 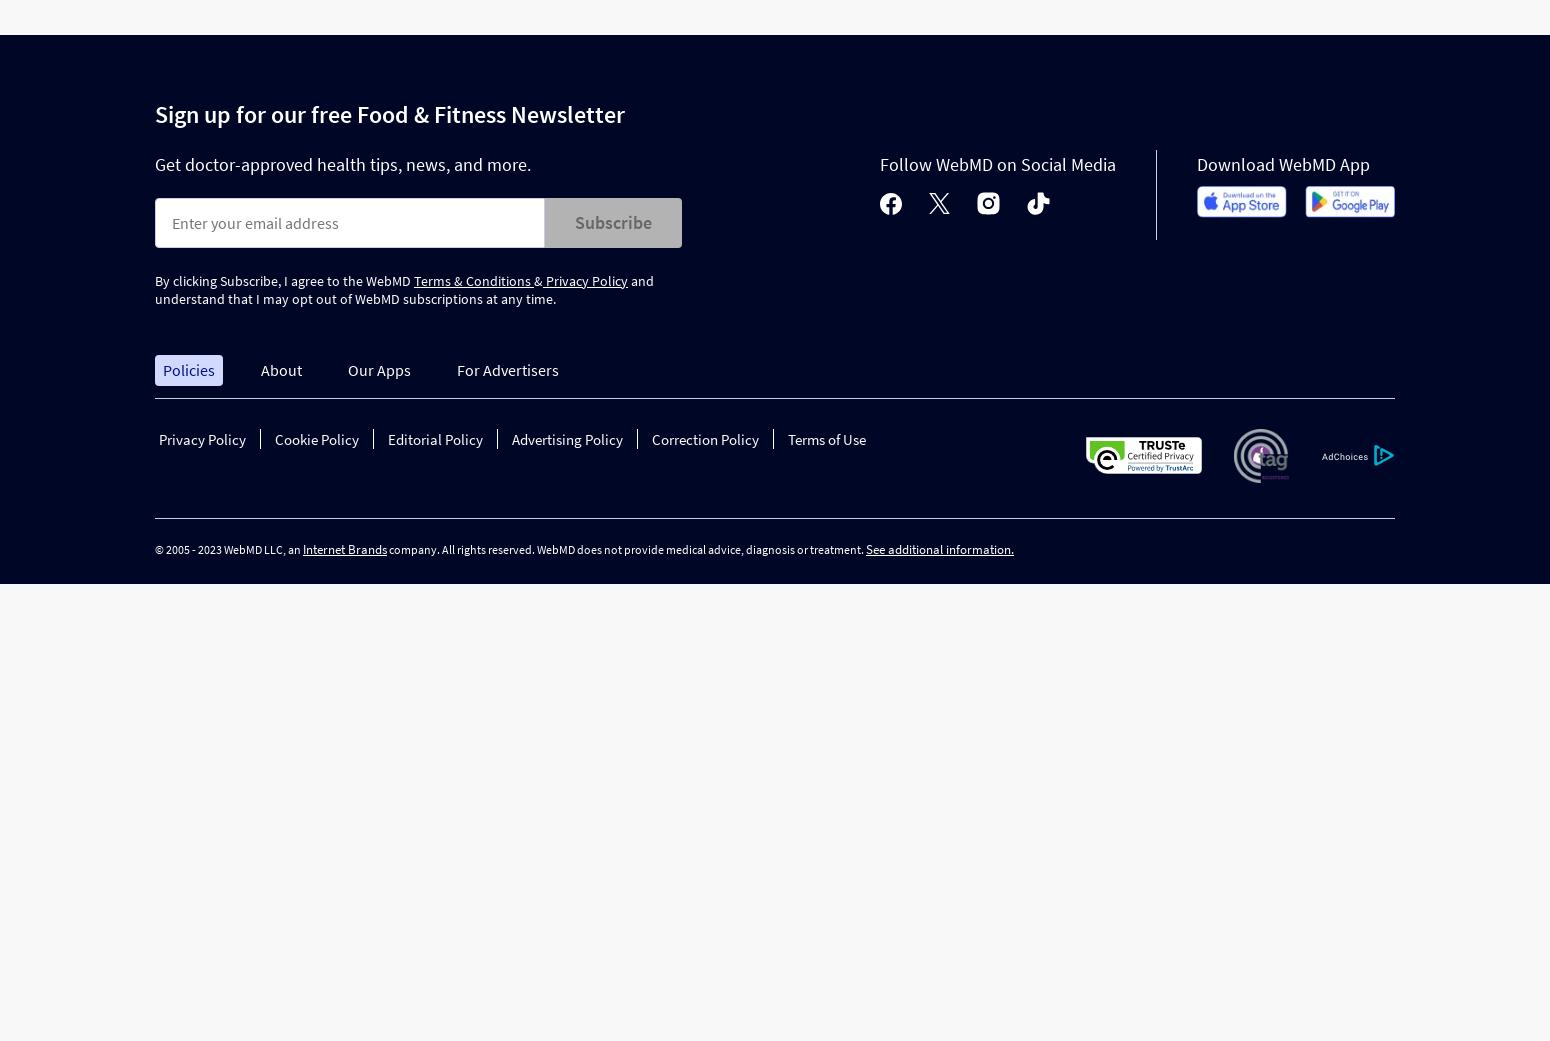 I want to click on '&', so click(x=532, y=279).